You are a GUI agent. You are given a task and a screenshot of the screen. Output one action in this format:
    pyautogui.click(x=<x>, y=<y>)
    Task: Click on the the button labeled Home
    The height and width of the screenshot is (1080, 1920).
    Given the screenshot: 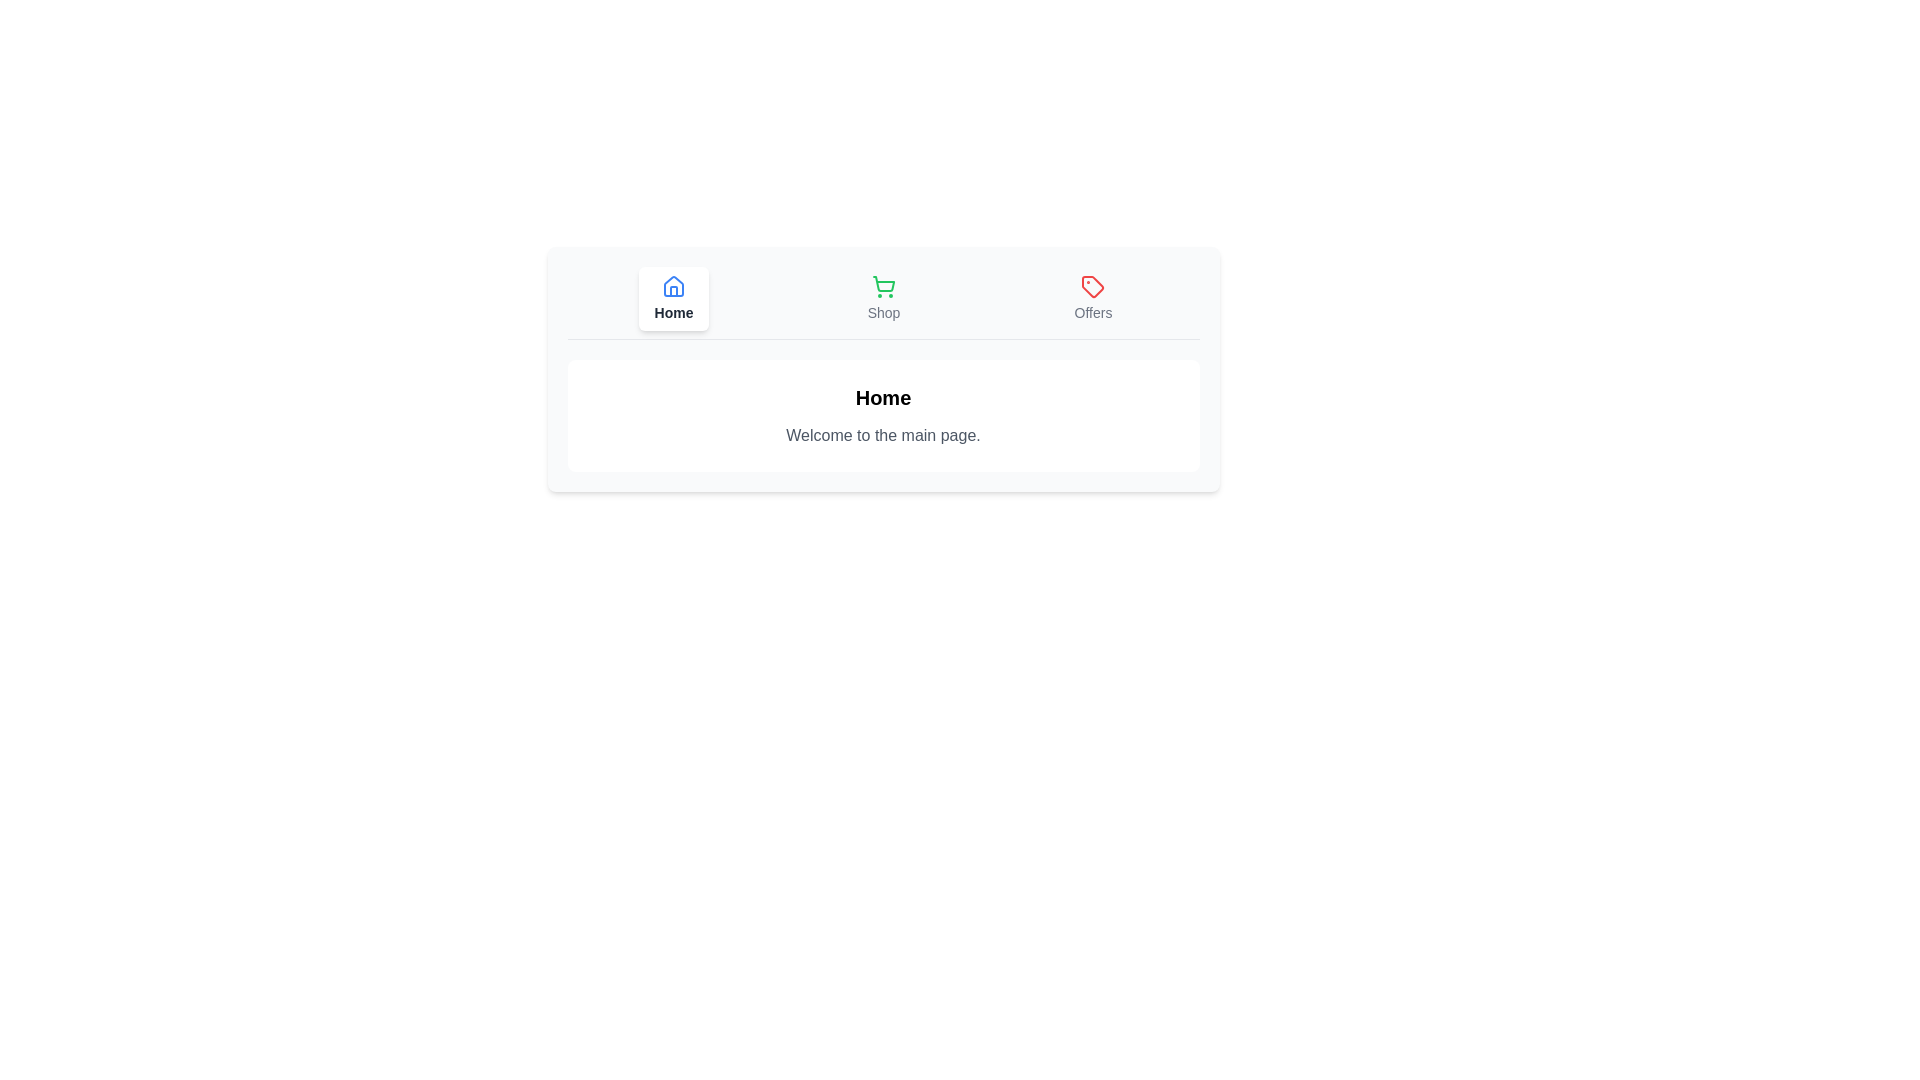 What is the action you would take?
    pyautogui.click(x=673, y=299)
    